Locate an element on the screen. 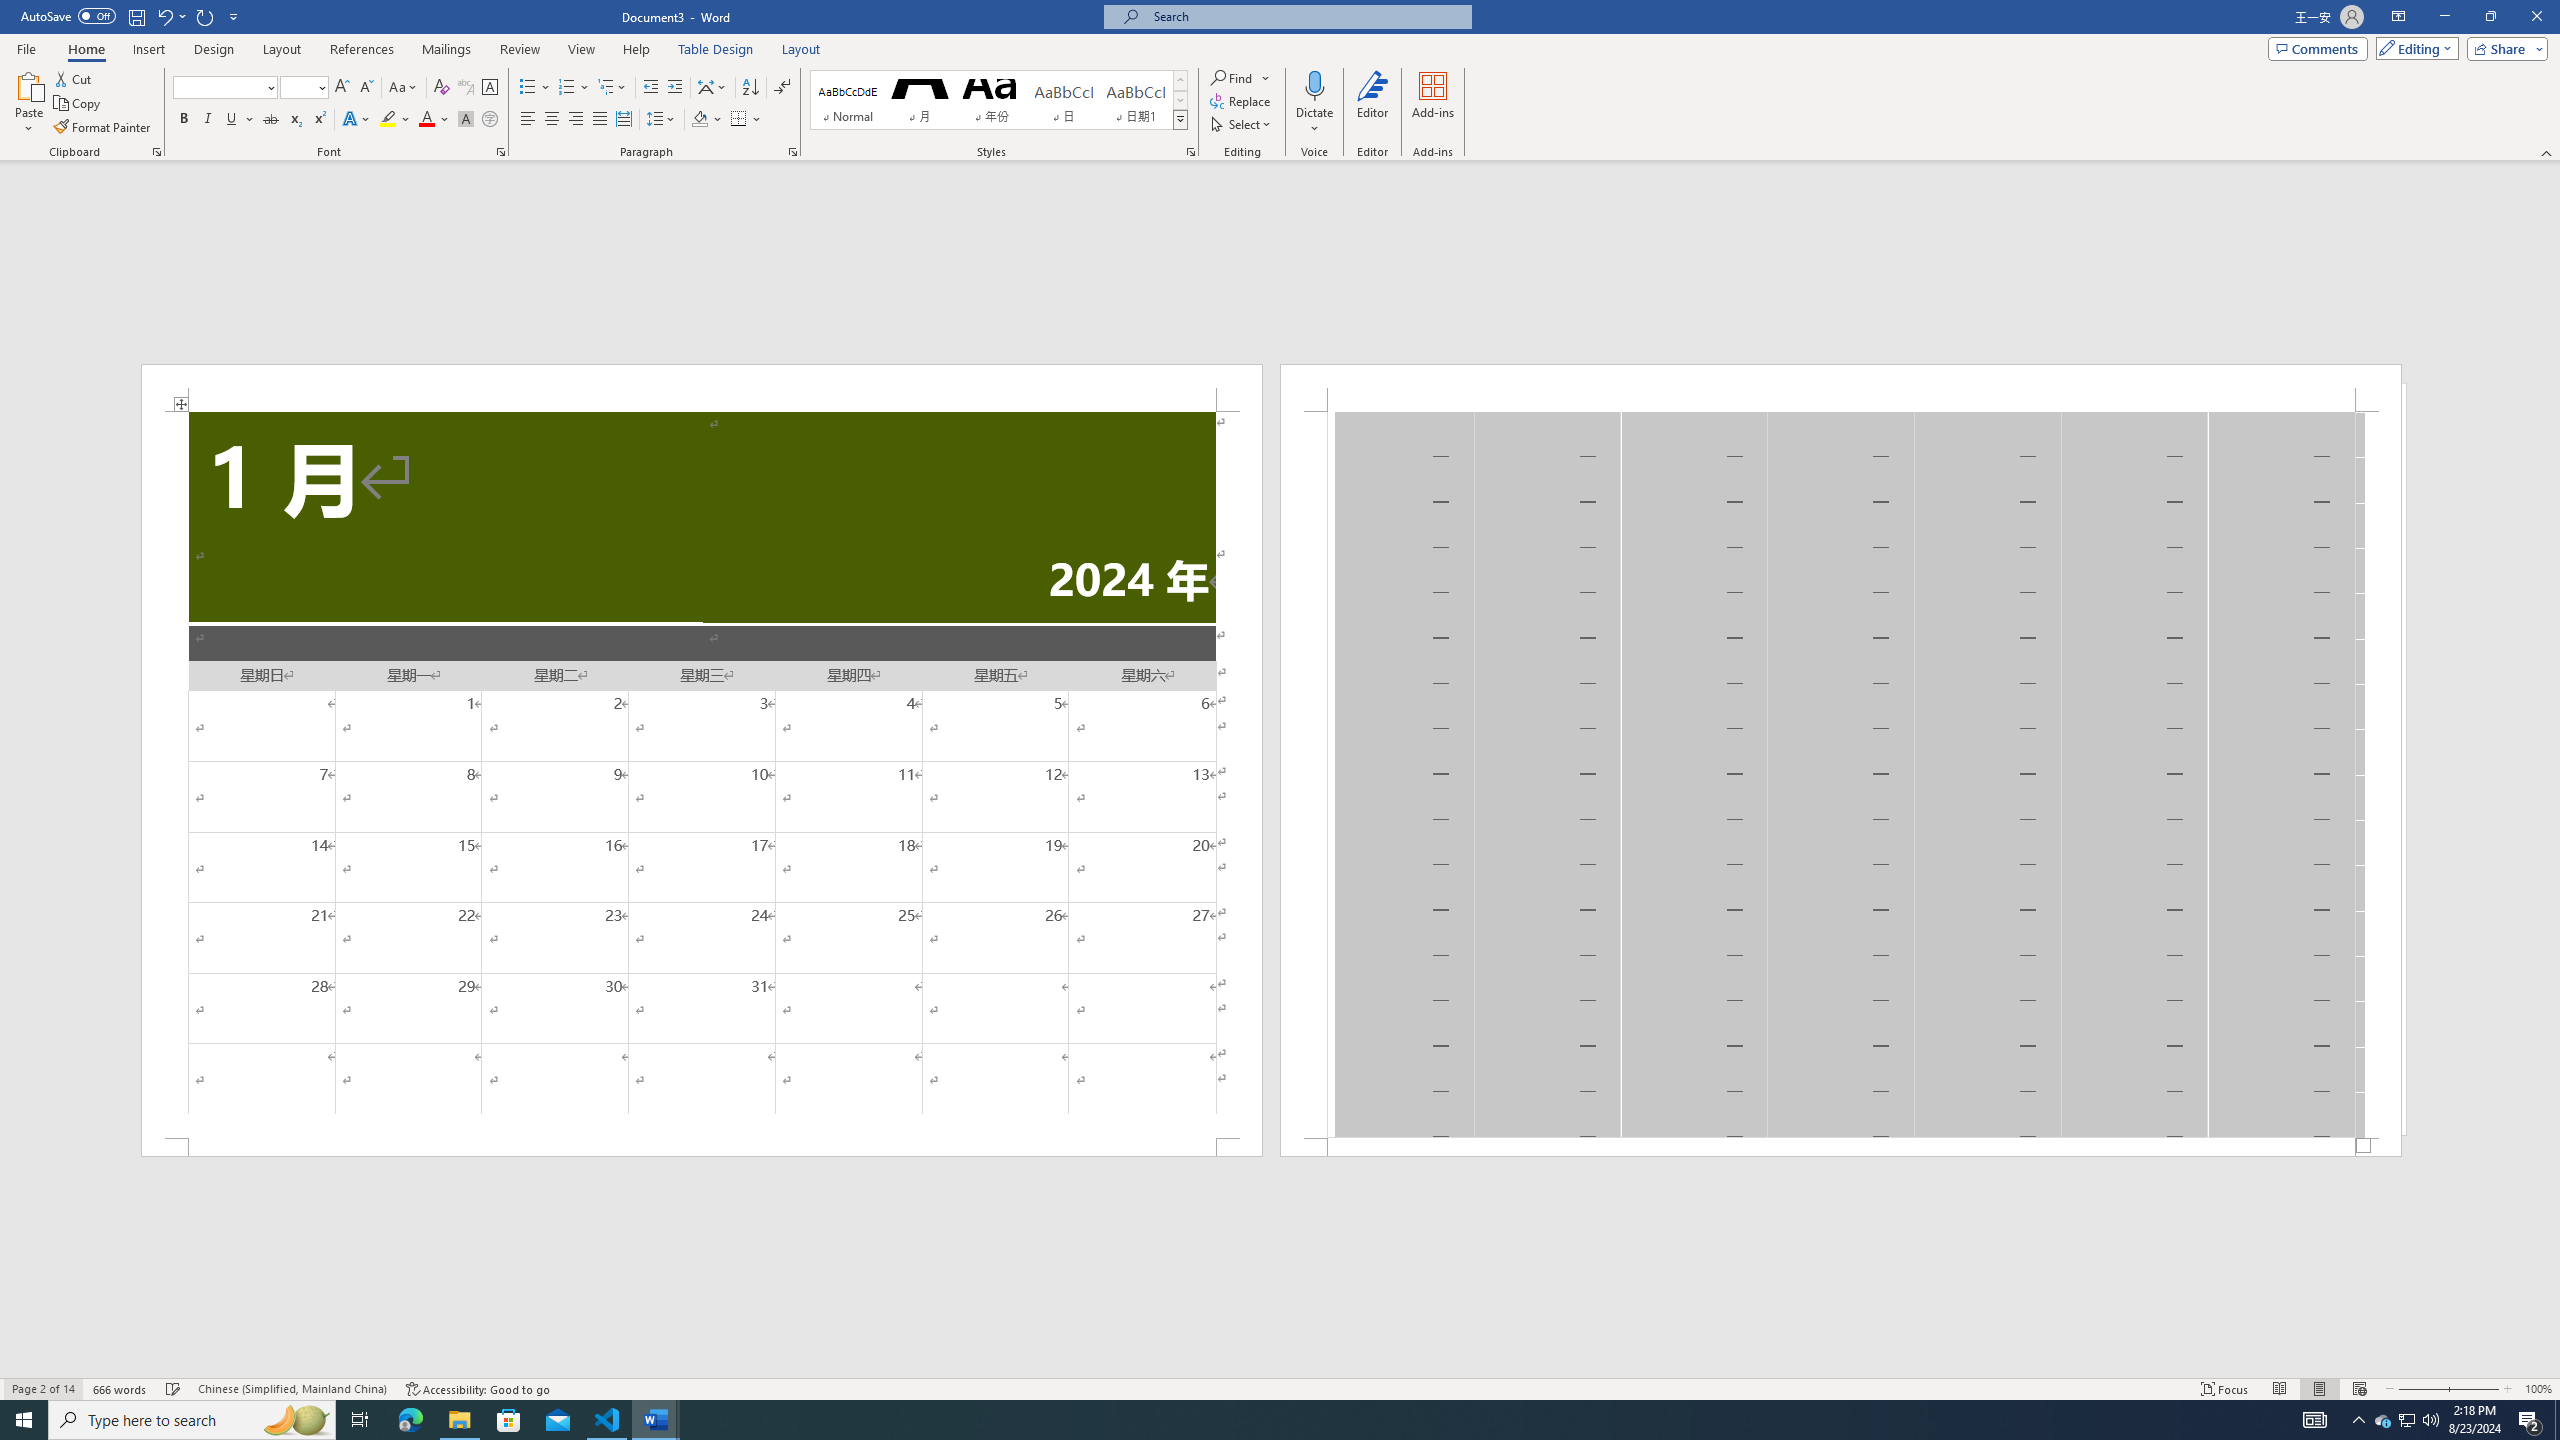  'Copy' is located at coordinates (78, 103).